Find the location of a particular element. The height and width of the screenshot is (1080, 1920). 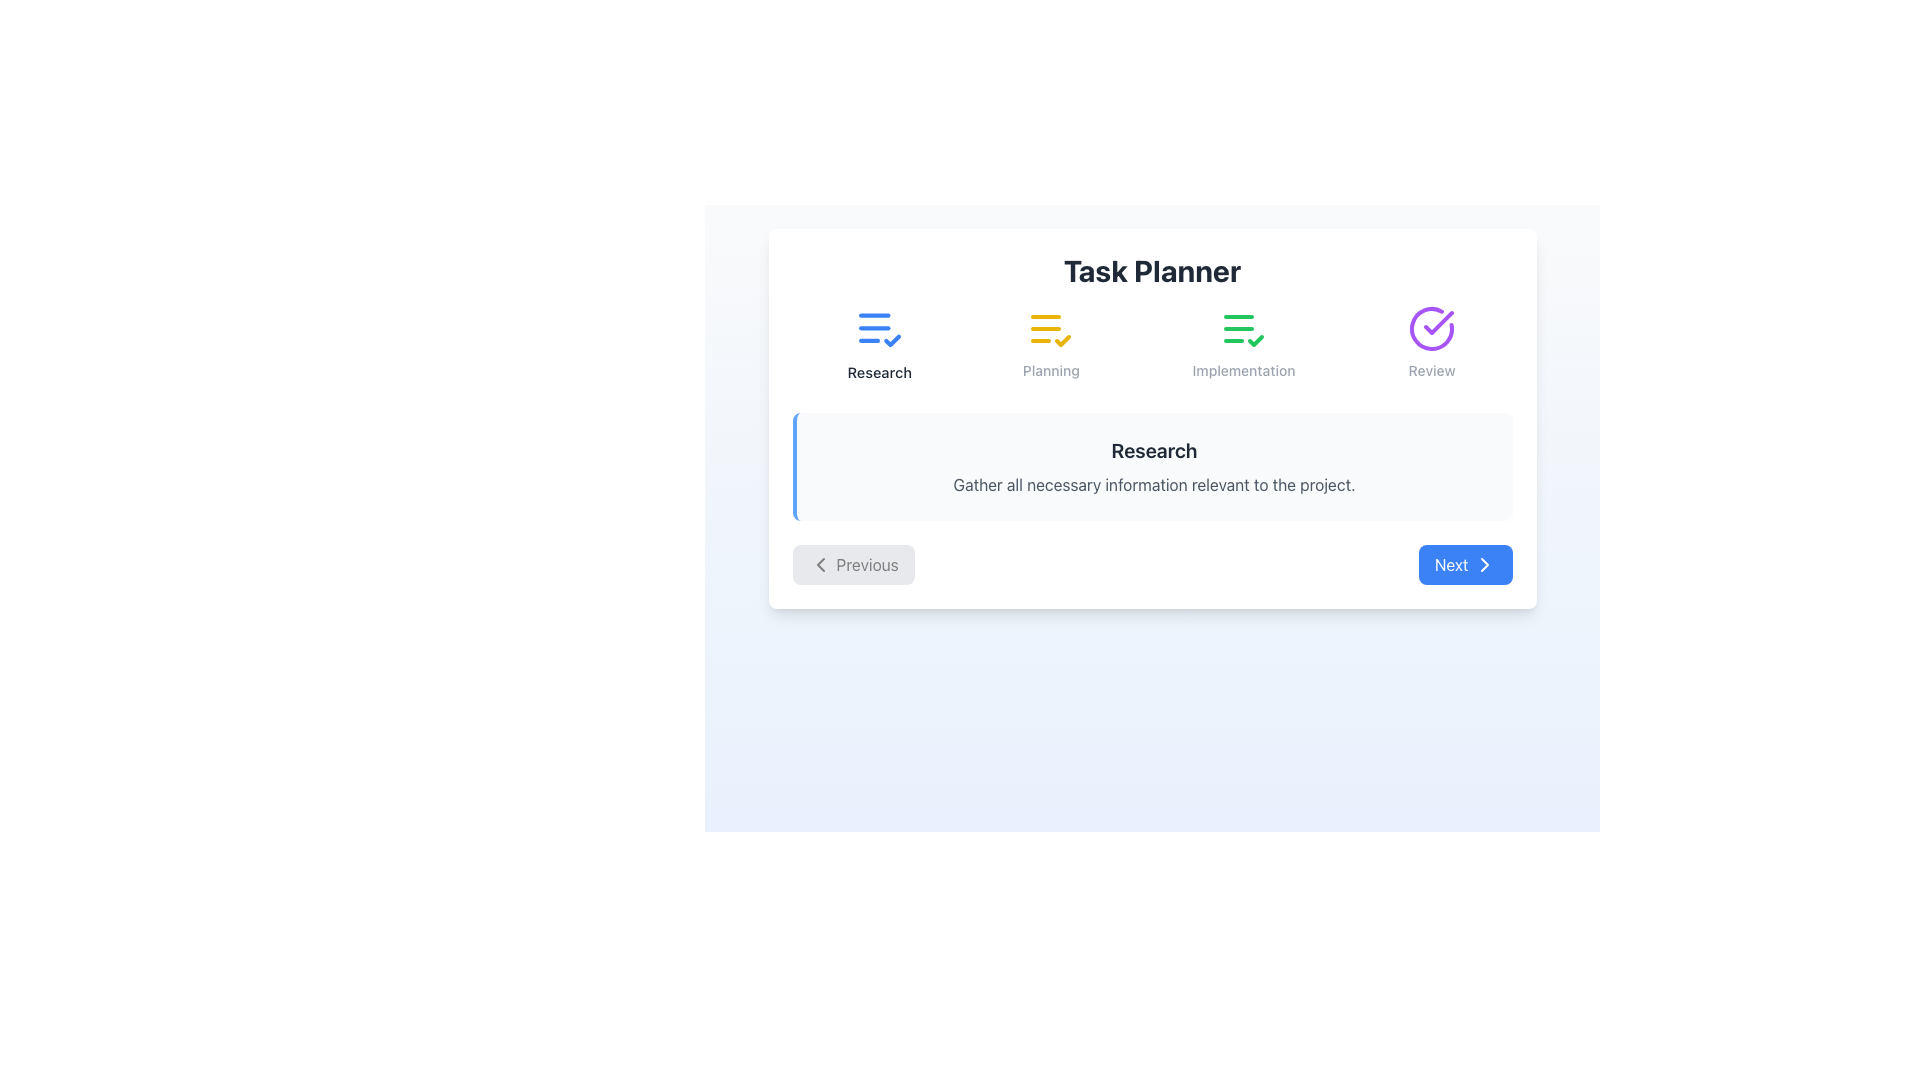

the 'Previous' button, which is a rectangular button with rounded corners, gray background, and a leftward-pointing chevron icon, located in the bottom-left part of the navigation controls is located at coordinates (853, 564).